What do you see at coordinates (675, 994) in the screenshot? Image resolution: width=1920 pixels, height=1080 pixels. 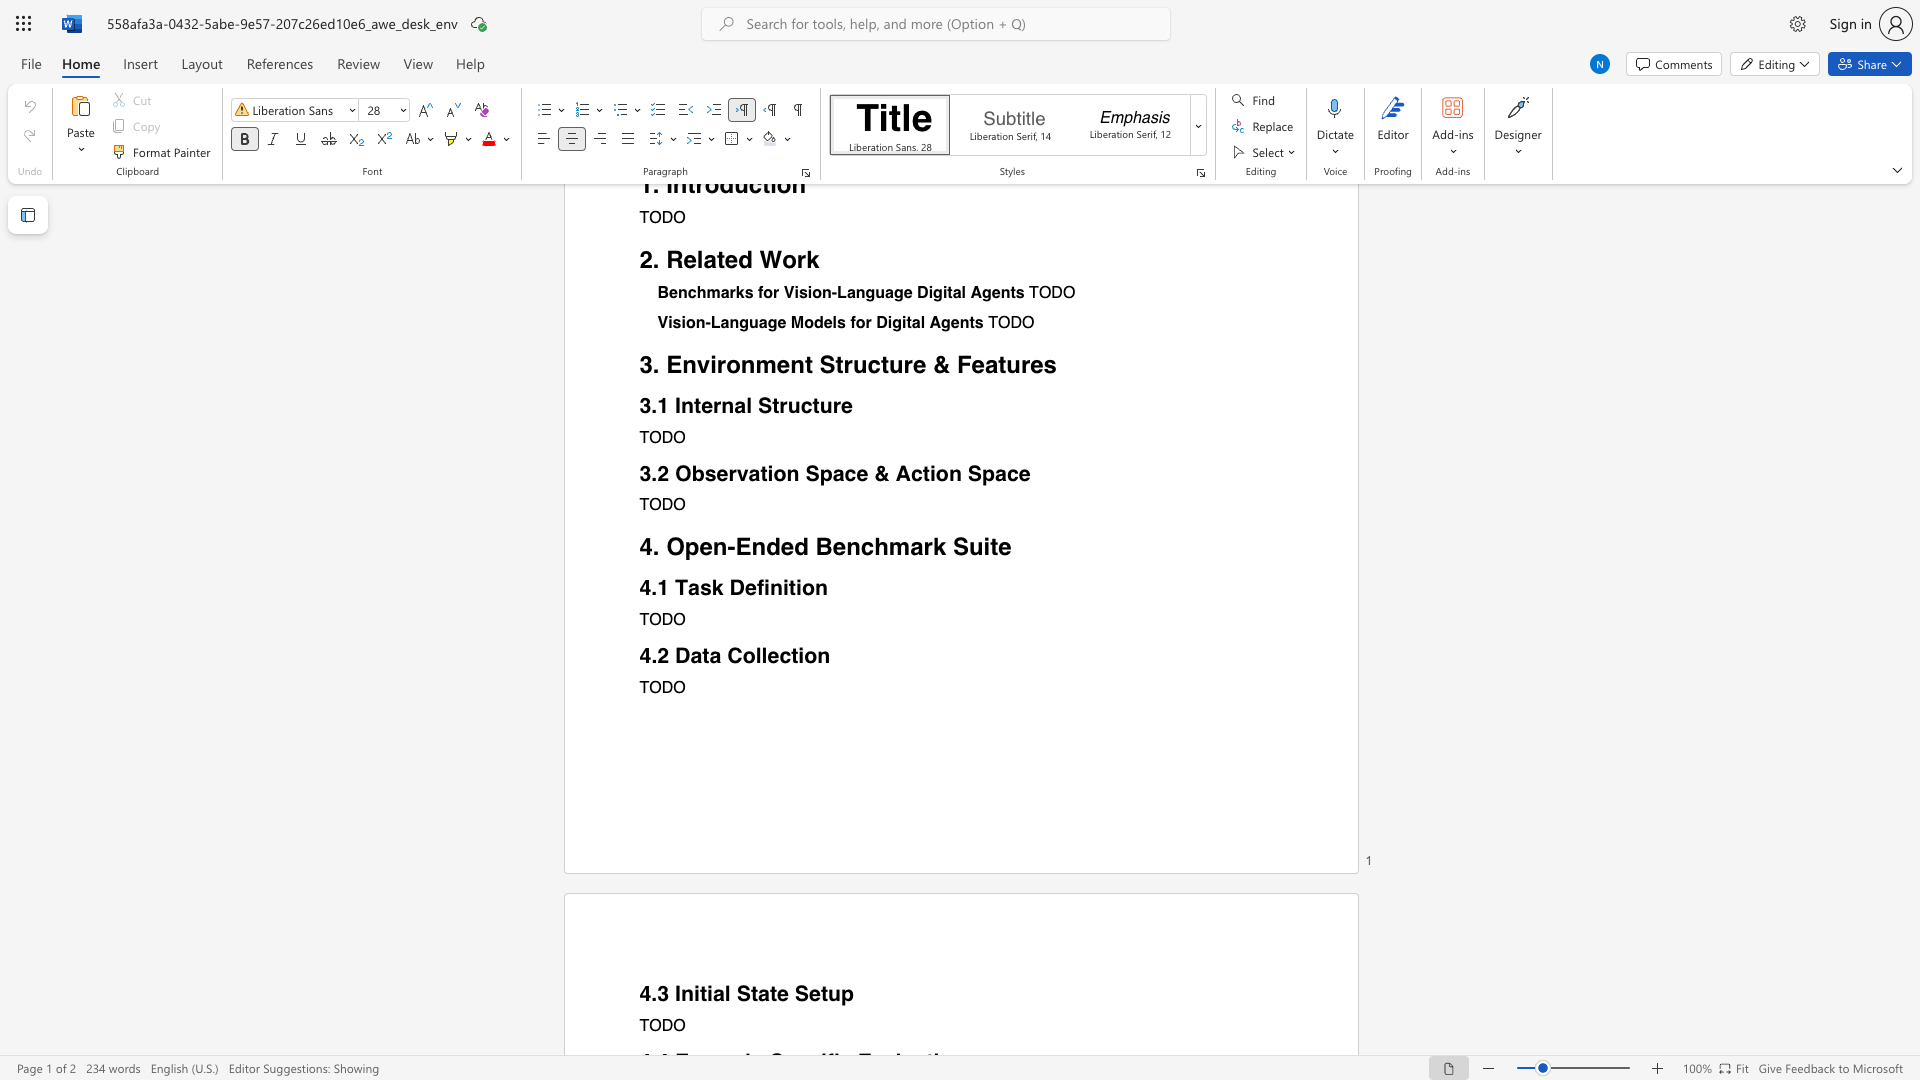 I see `the subset text "In" within the text "4.3 Initial State Setup"` at bounding box center [675, 994].